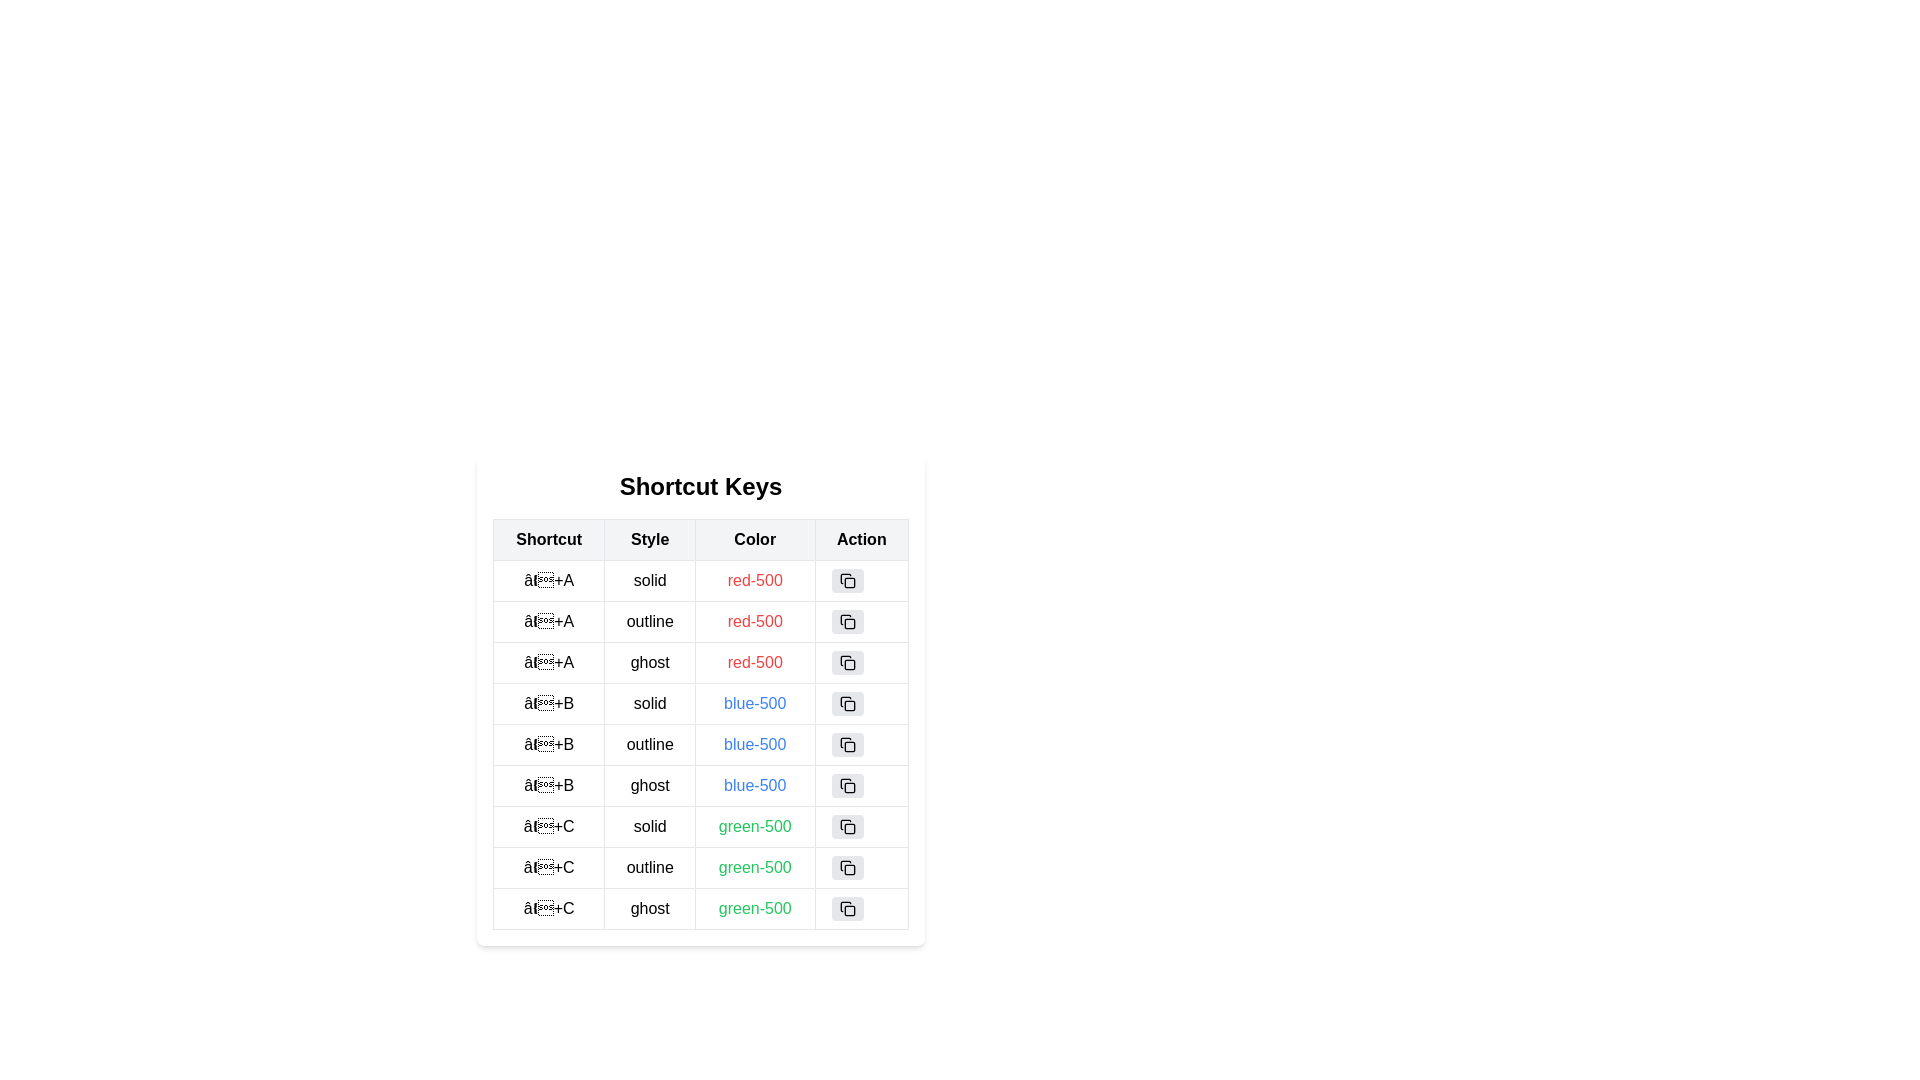 Image resolution: width=1920 pixels, height=1080 pixels. Describe the element at coordinates (754, 866) in the screenshot. I see `the text label displaying 'green-500' in green font color, located in the 'Color' column of the table` at that location.